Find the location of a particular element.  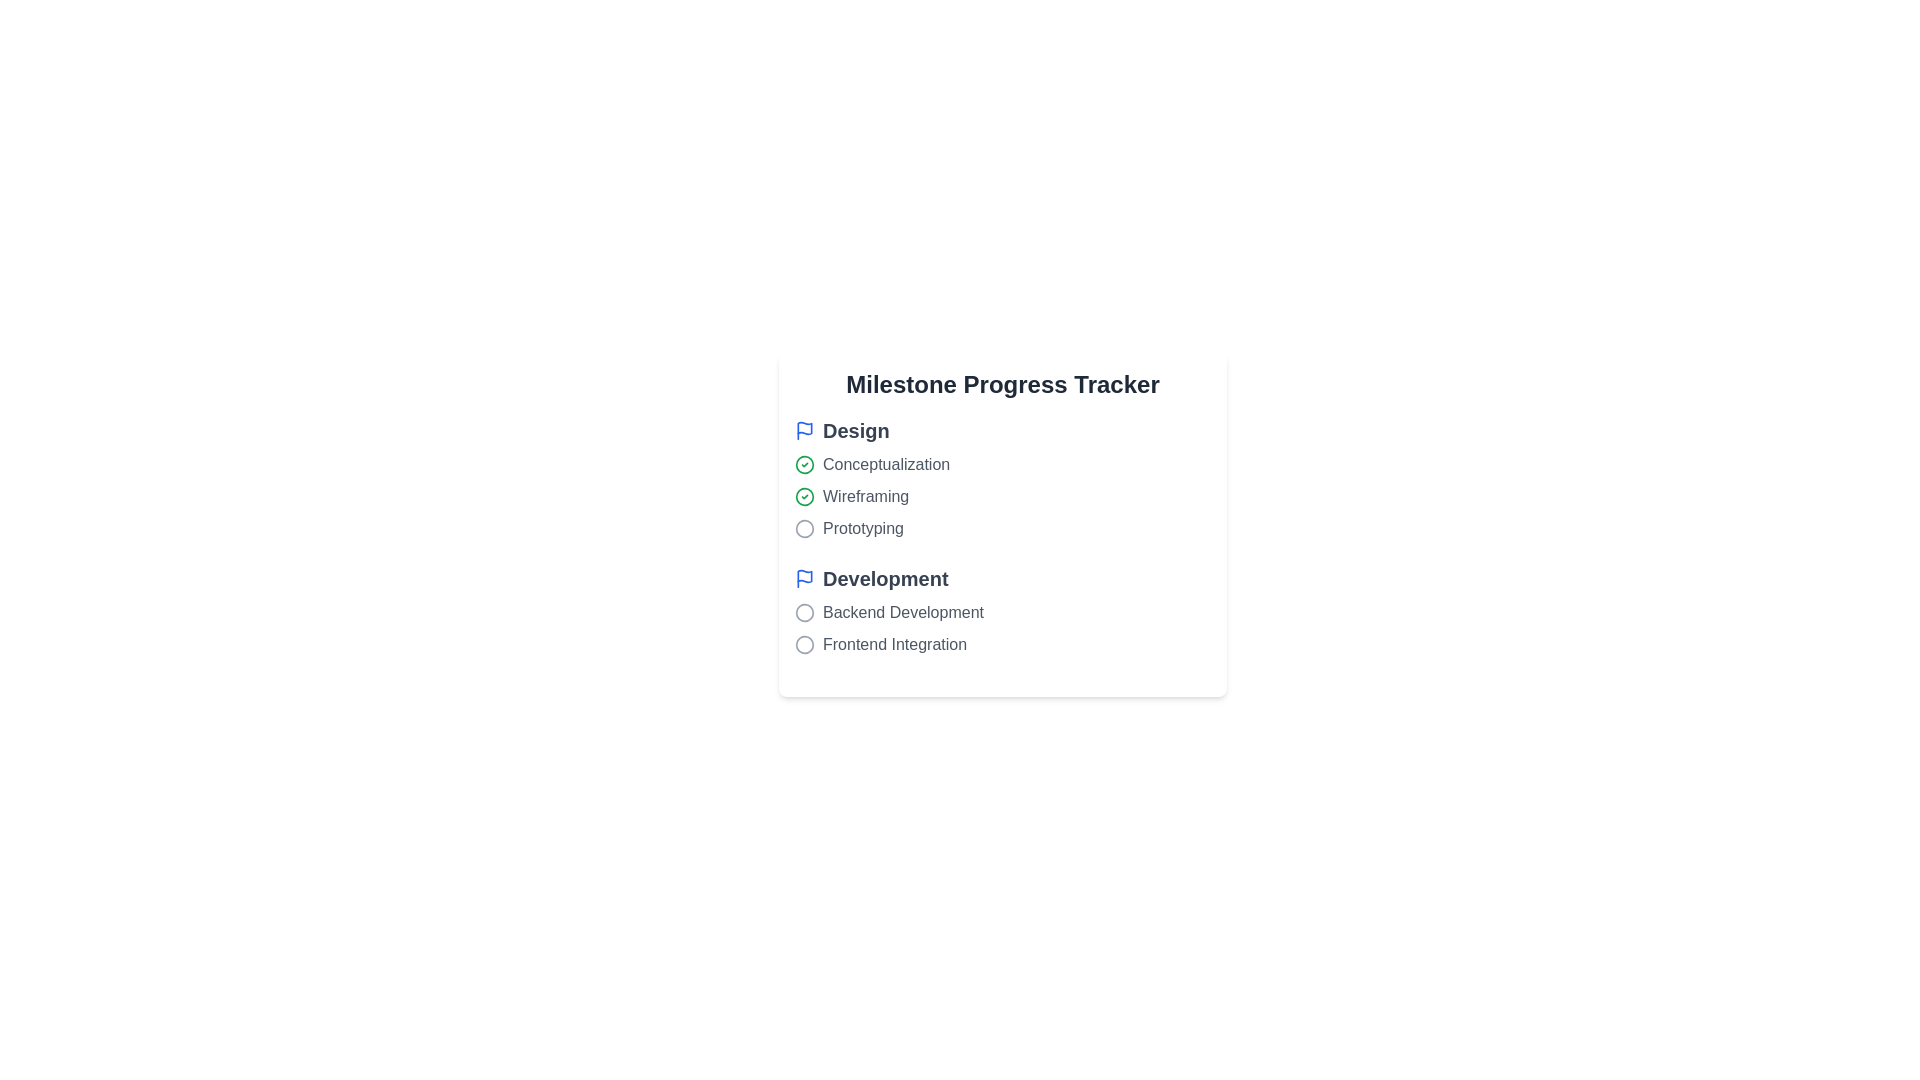

the blue outlined flag icon located to the left of the text 'Development' in the second visible group under the heading 'Milestone Progress Tracker' is located at coordinates (805, 578).